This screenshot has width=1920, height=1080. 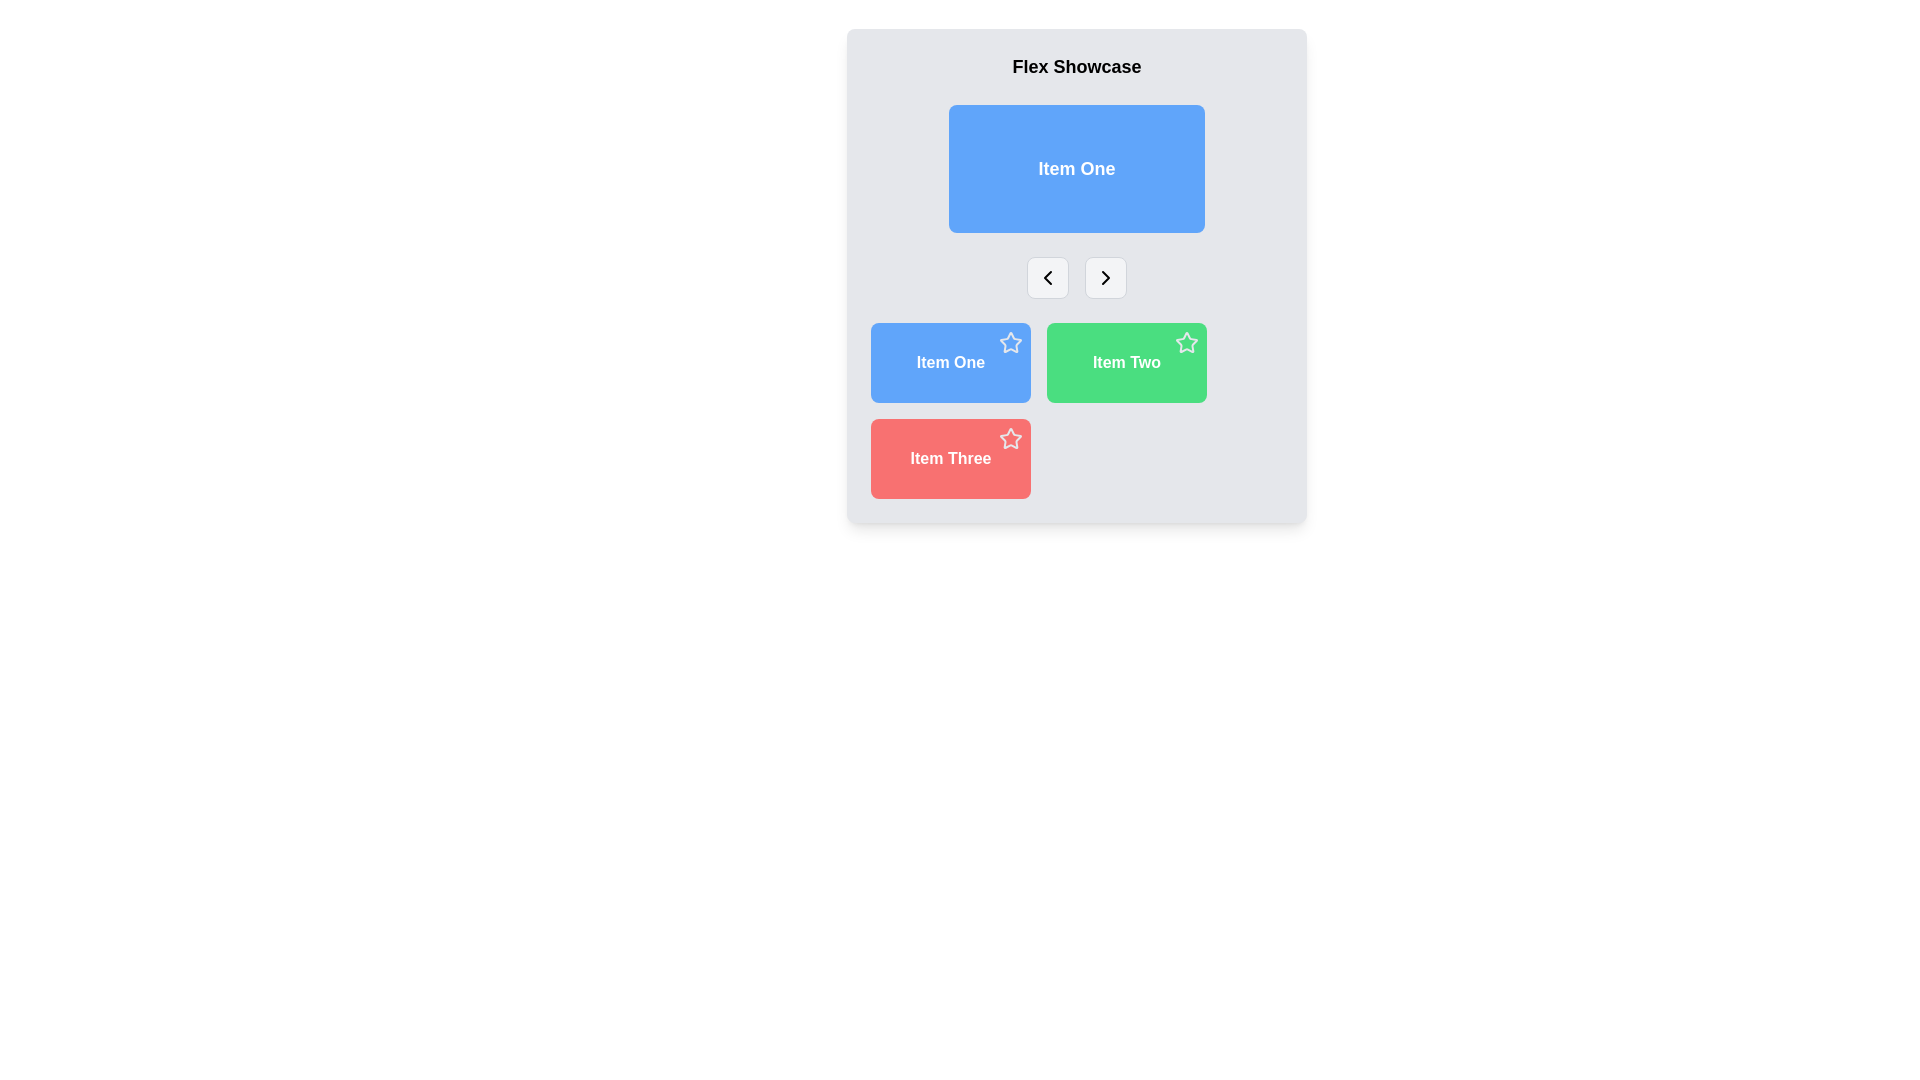 I want to click on the gray star icon located at the top-right corner of the card-type component labeled 'Item Two' to change its color to yellow, so click(x=1127, y=362).